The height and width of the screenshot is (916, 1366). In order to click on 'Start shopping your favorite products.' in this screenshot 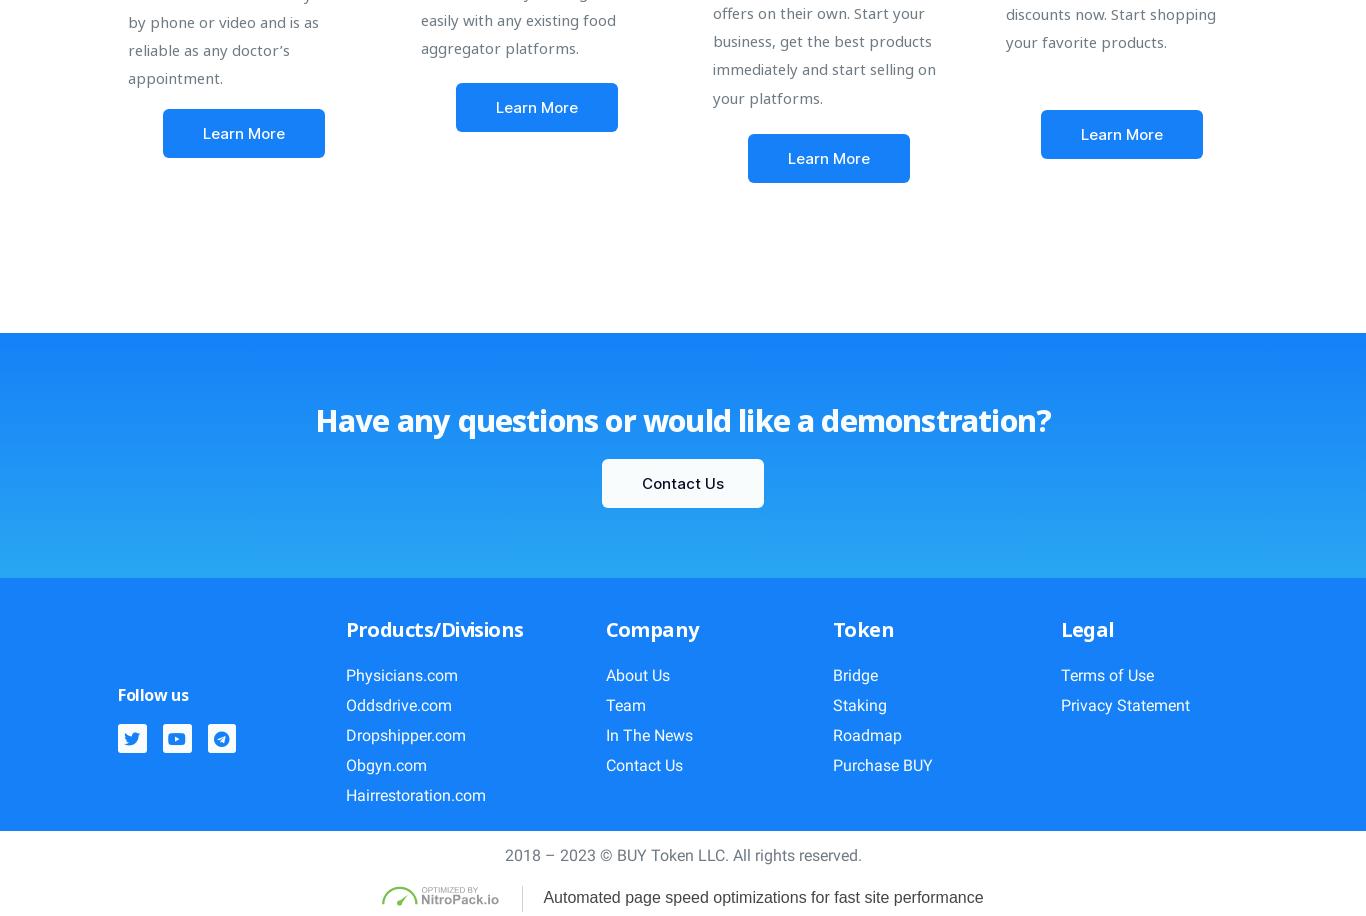, I will do `click(1109, 27)`.